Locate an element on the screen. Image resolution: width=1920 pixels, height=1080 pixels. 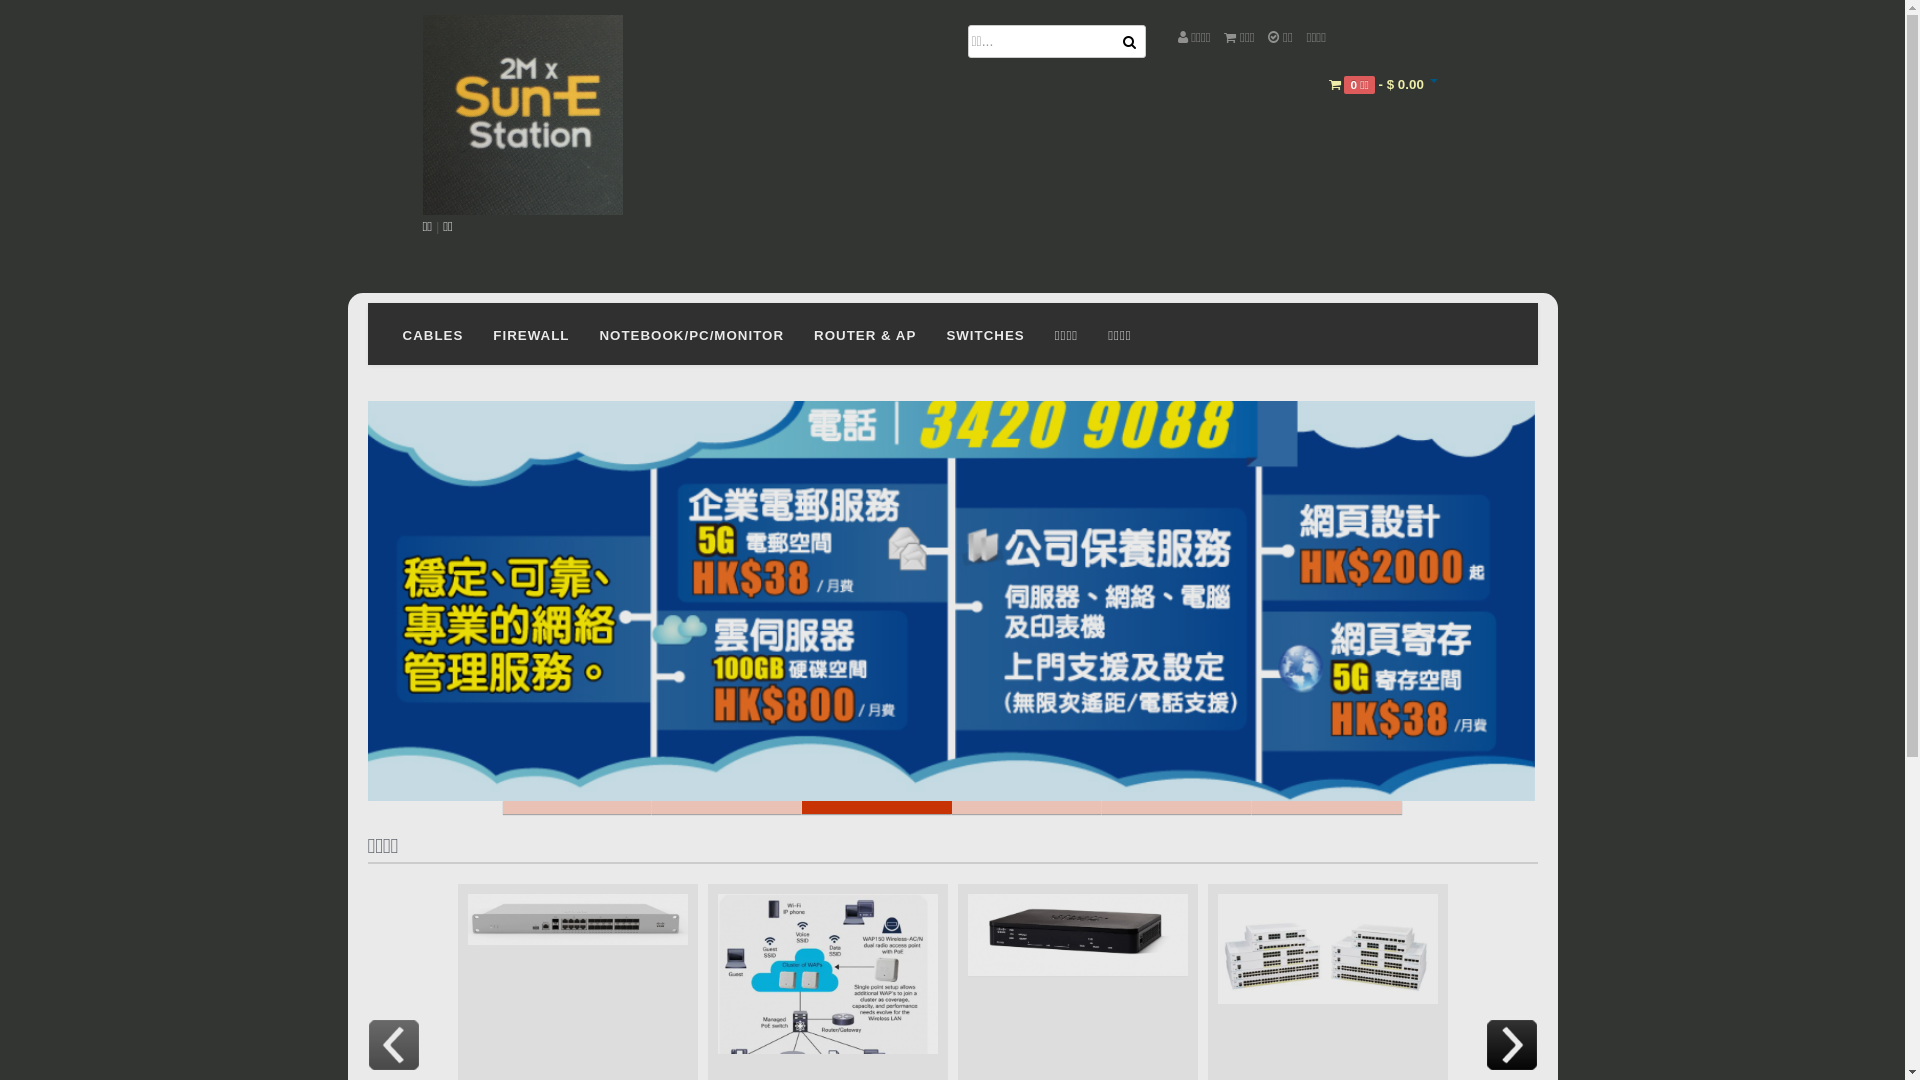
'SWITCHES' is located at coordinates (930, 333).